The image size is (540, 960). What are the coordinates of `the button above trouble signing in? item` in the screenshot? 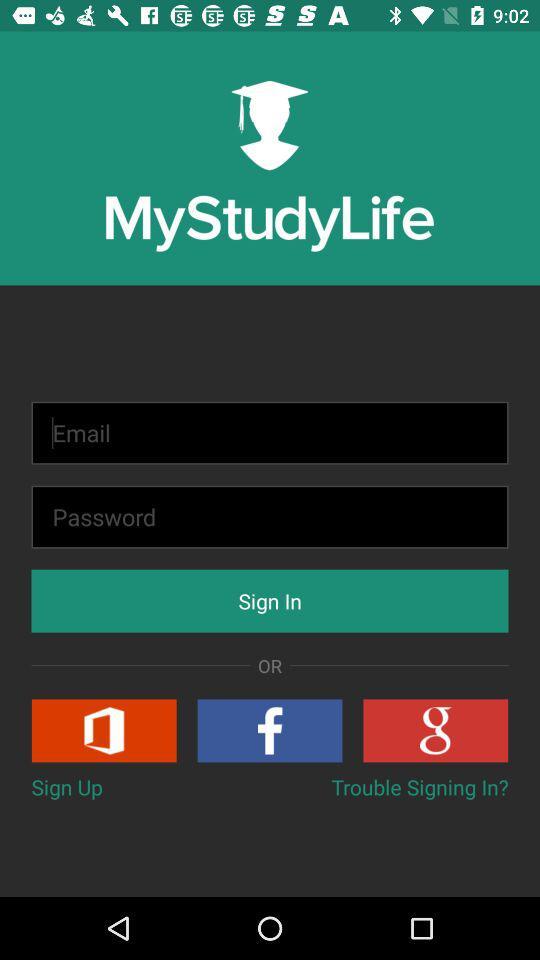 It's located at (434, 729).